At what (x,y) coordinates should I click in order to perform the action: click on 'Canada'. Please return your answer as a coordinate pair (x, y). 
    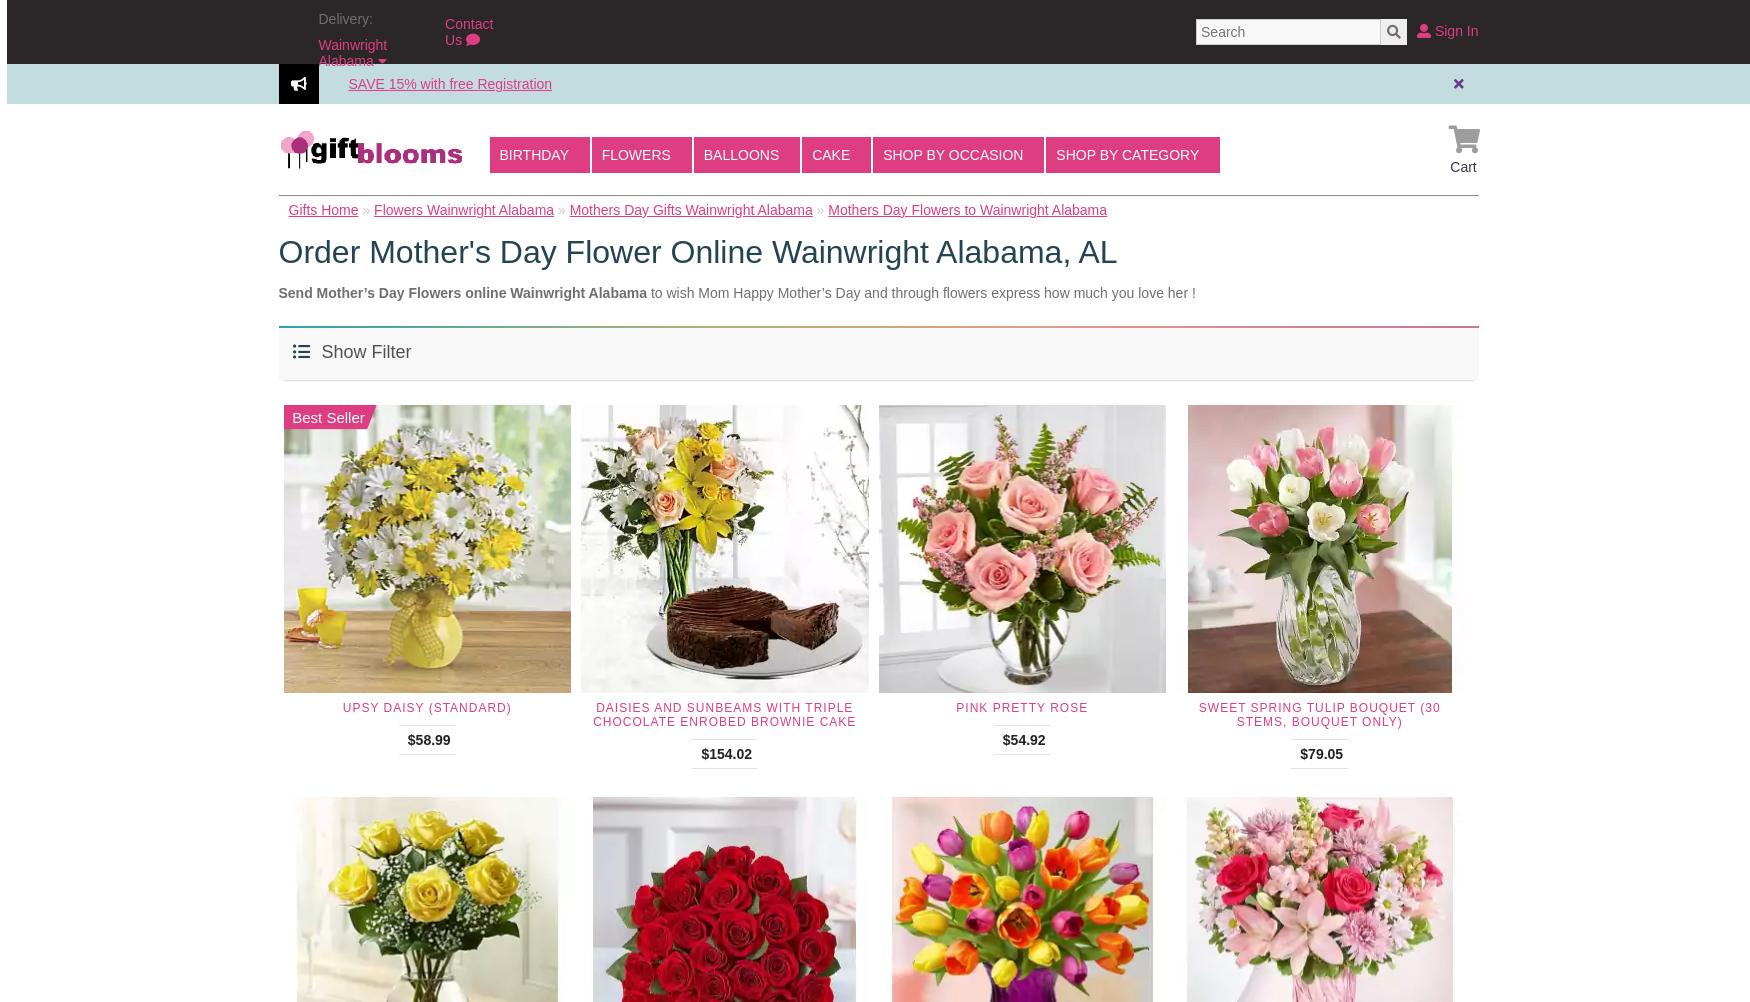
    Looking at the image, I should click on (358, 150).